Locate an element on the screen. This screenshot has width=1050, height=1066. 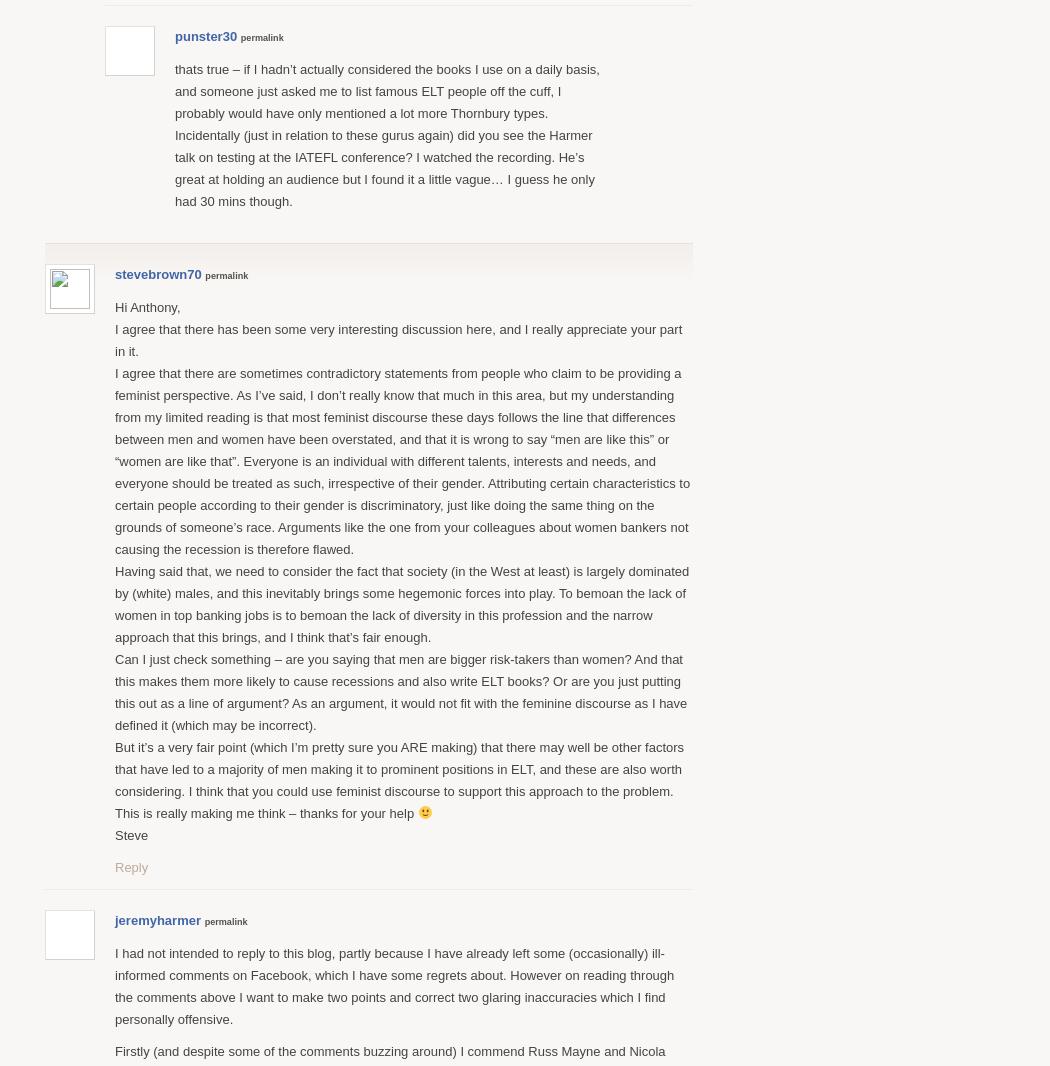
'thats true – if I hadn’t actually considered the books I use on a daily basis, and someone just asked me to list famous ELT people off the cuff, I probably would have only mentioned a lot more Thornbury types.' is located at coordinates (387, 89).